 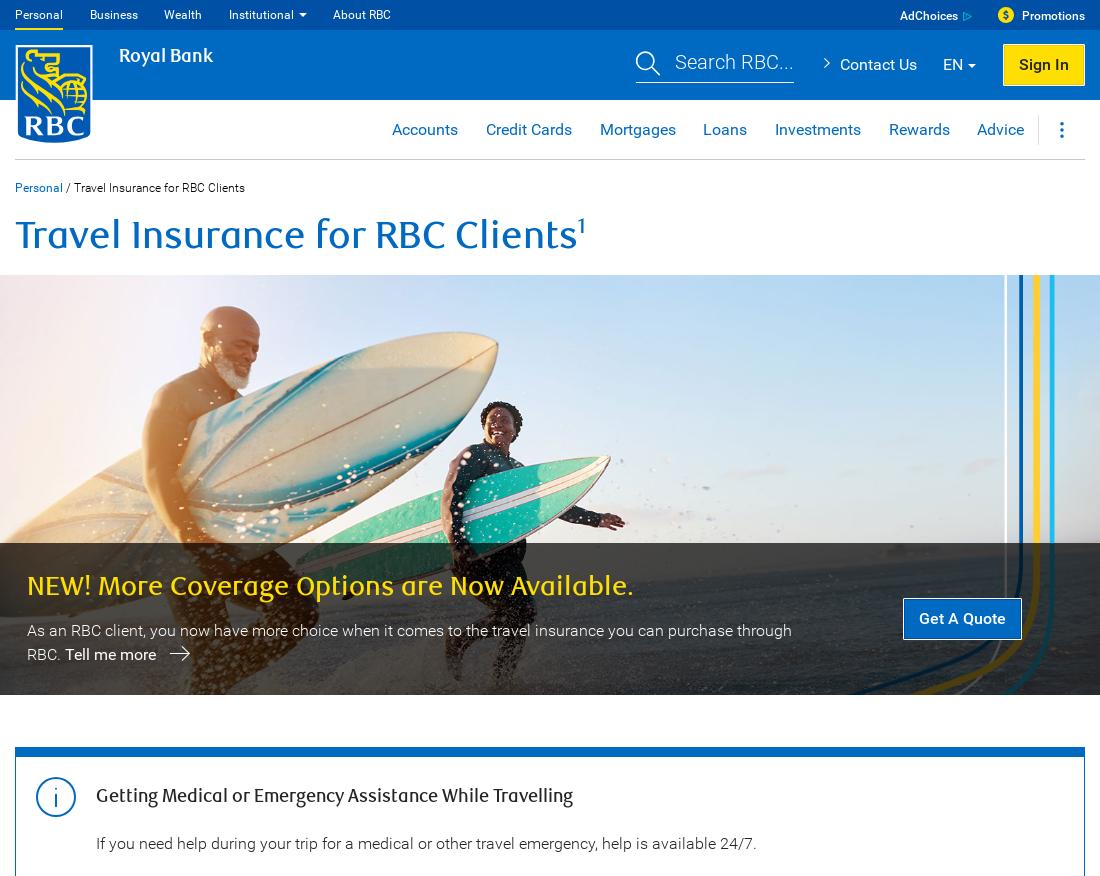 I want to click on '/', so click(x=62, y=187).